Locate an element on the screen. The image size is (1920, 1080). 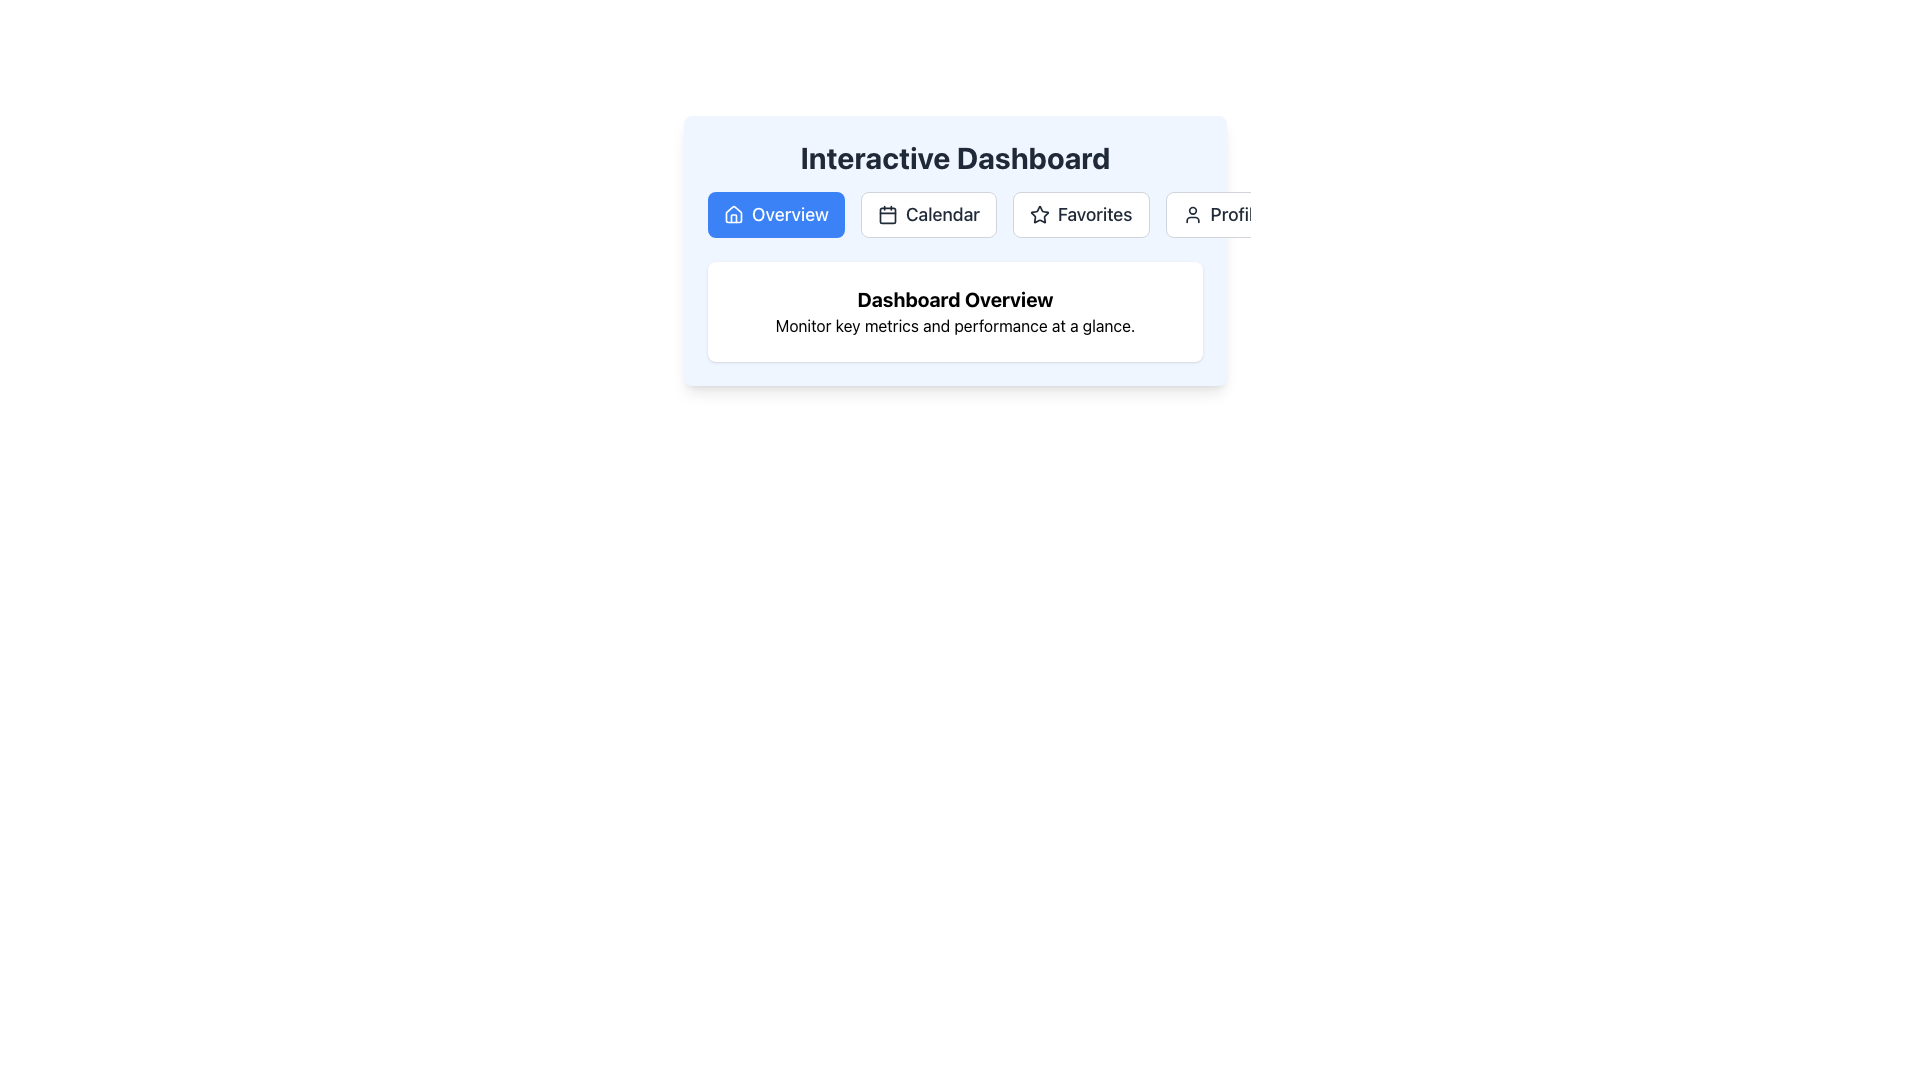
the star icon in the Favorites tab is located at coordinates (1038, 213).